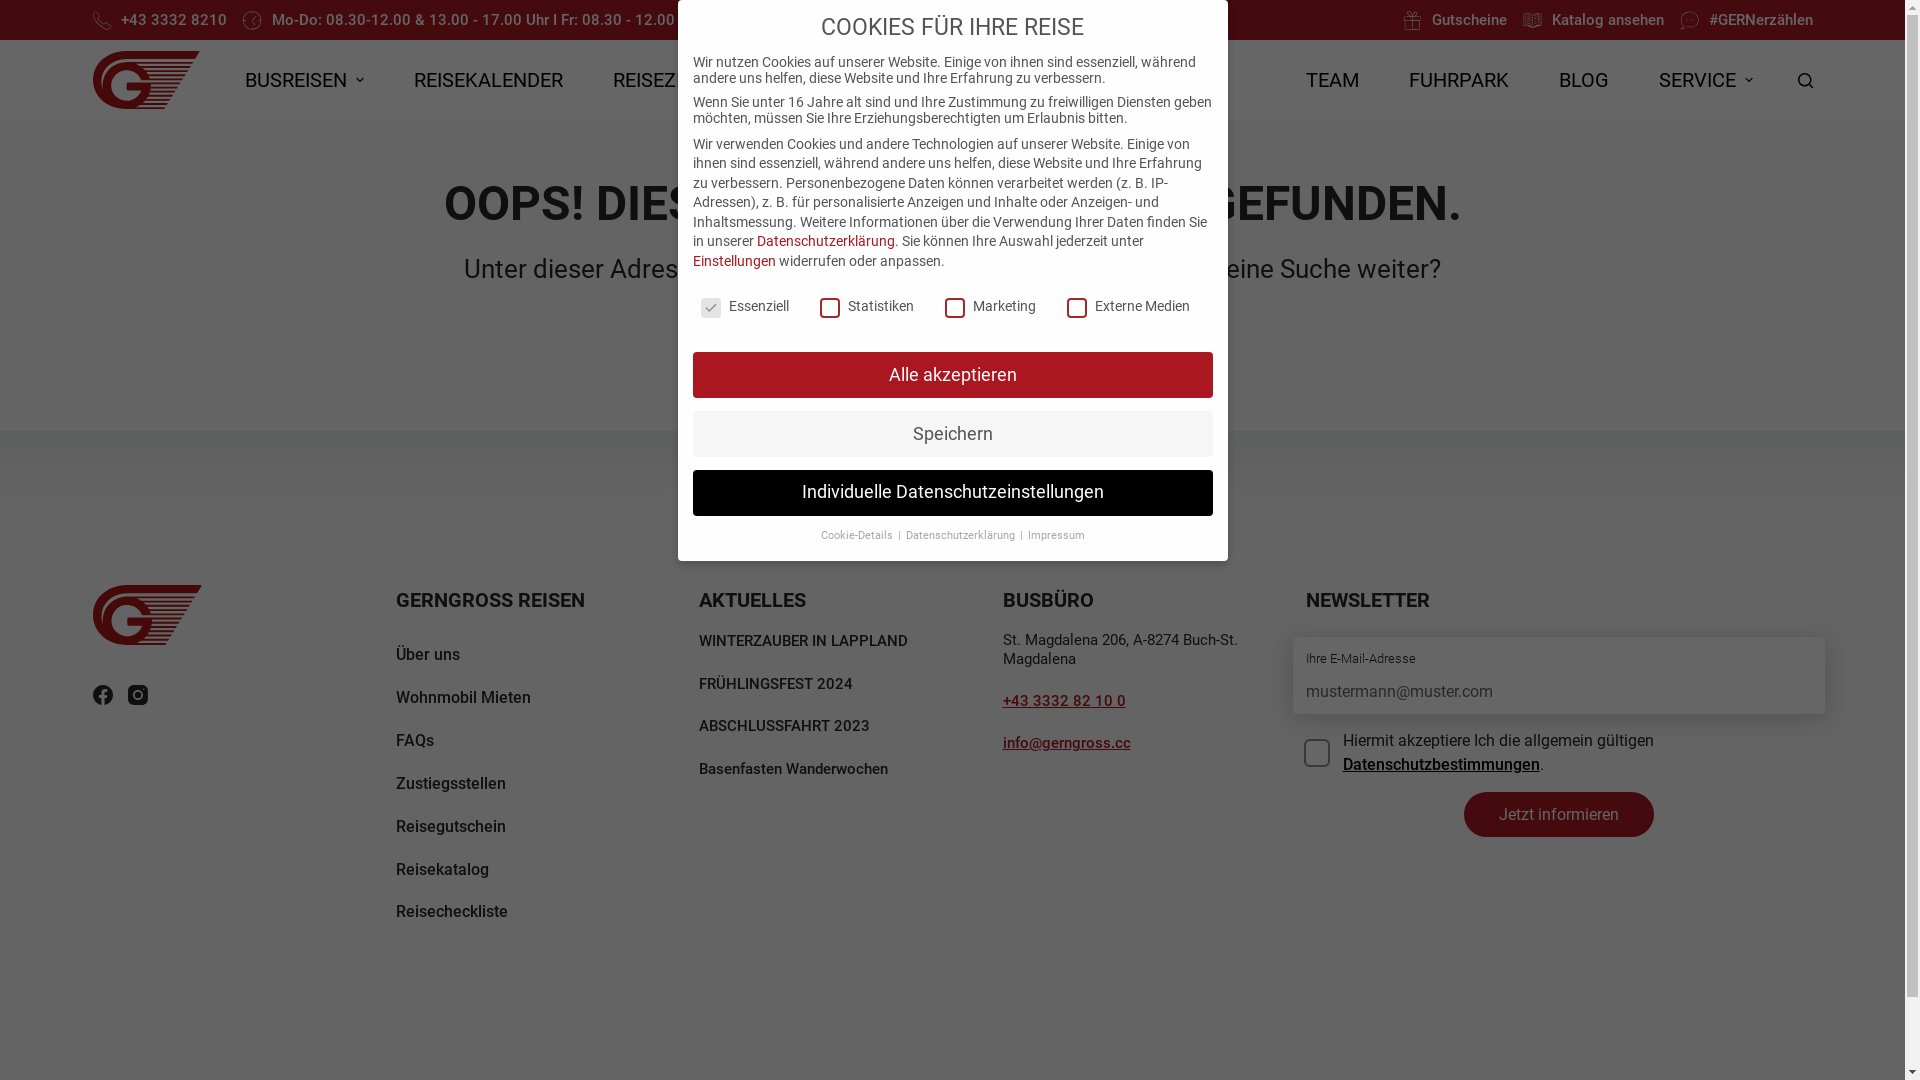 The width and height of the screenshot is (1920, 1080). What do you see at coordinates (1592, 19) in the screenshot?
I see `'Katalog ansehen'` at bounding box center [1592, 19].